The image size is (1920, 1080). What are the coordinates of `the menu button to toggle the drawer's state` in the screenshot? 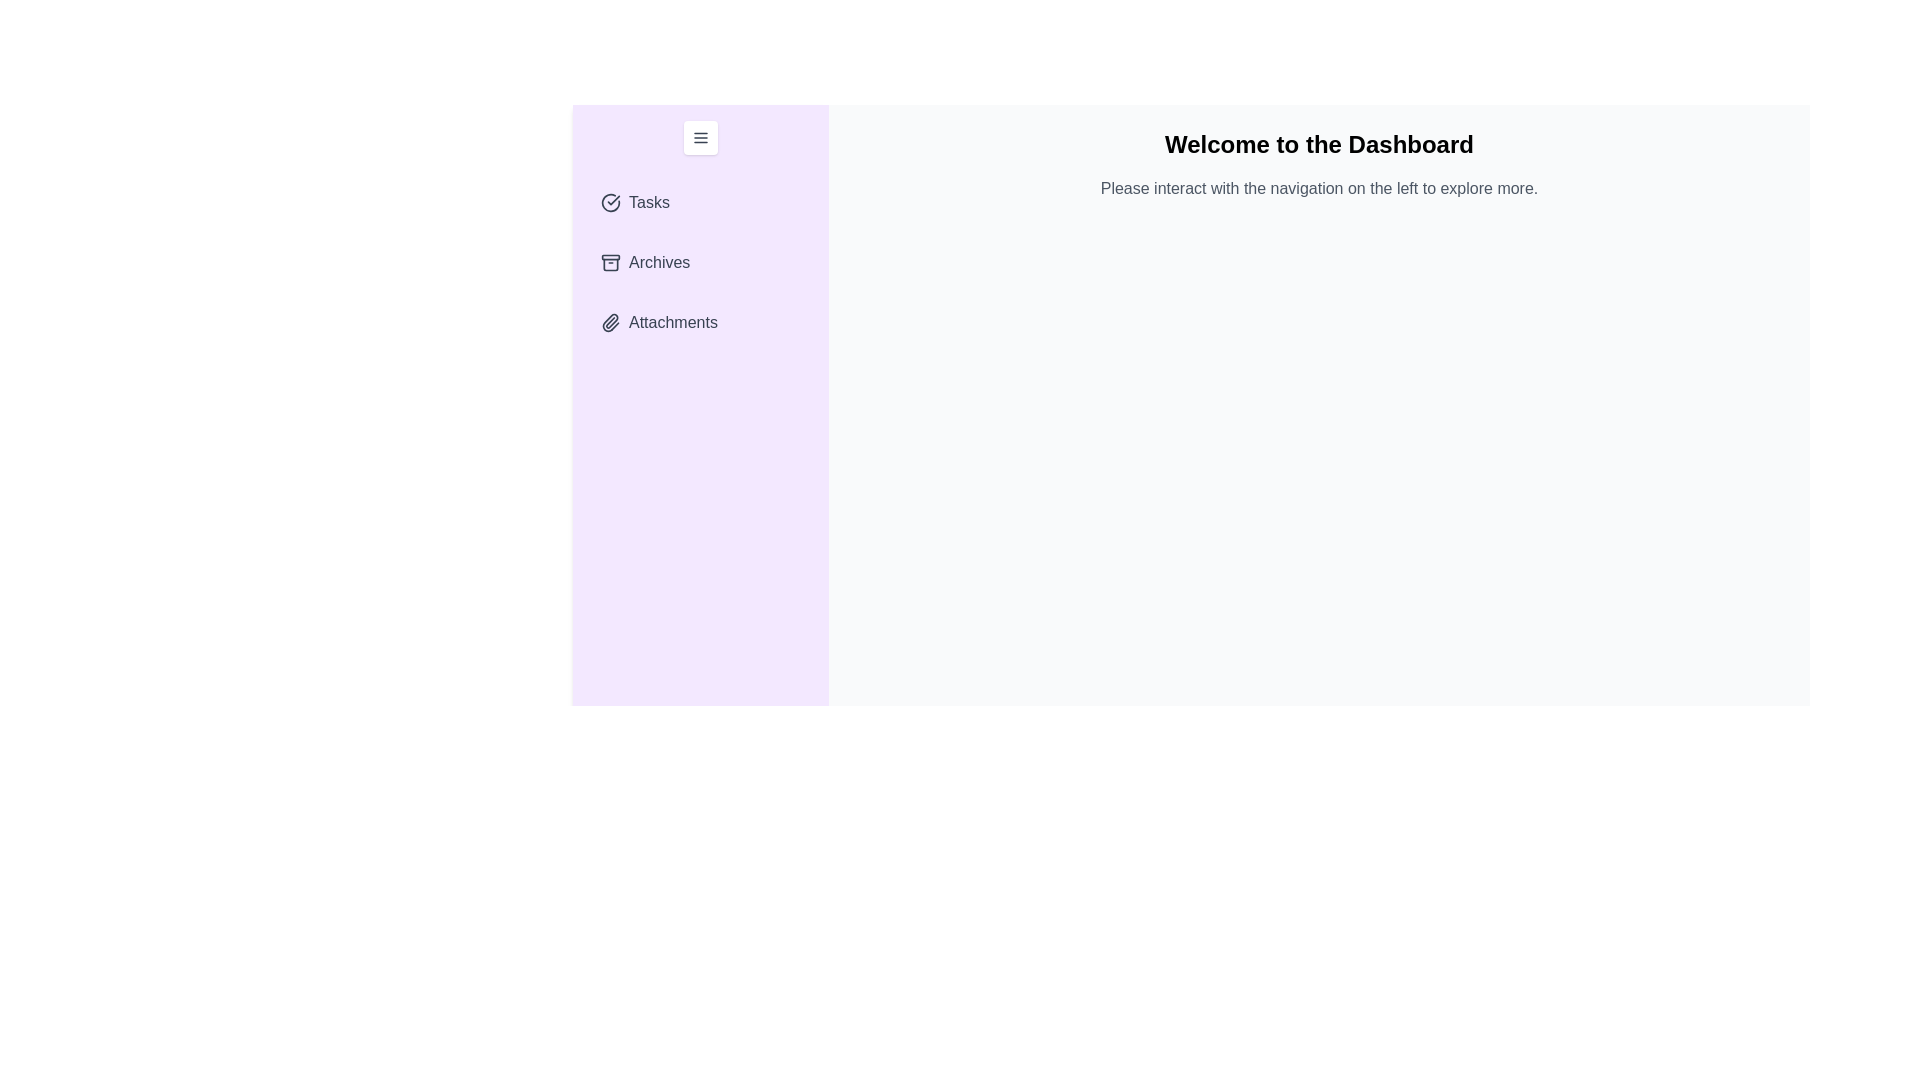 It's located at (700, 137).